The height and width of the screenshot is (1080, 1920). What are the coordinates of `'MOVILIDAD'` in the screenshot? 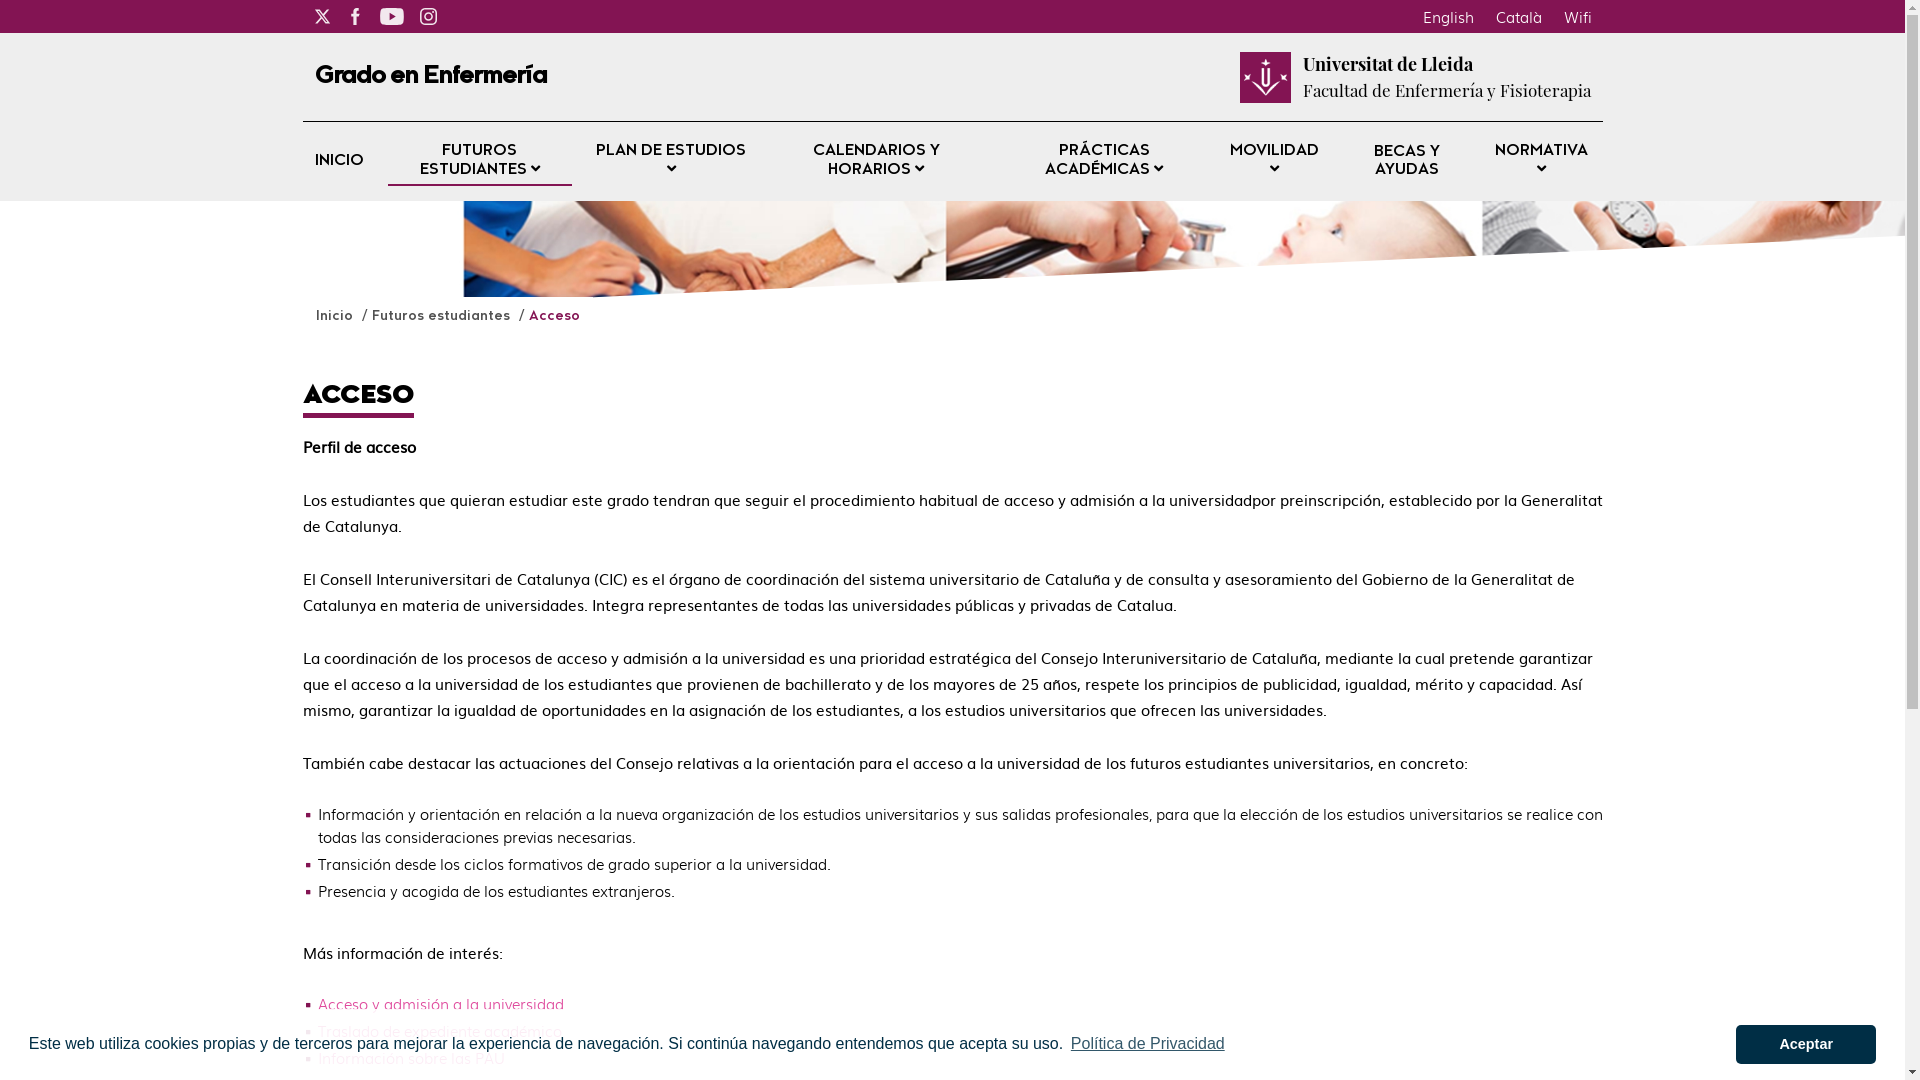 It's located at (1272, 160).